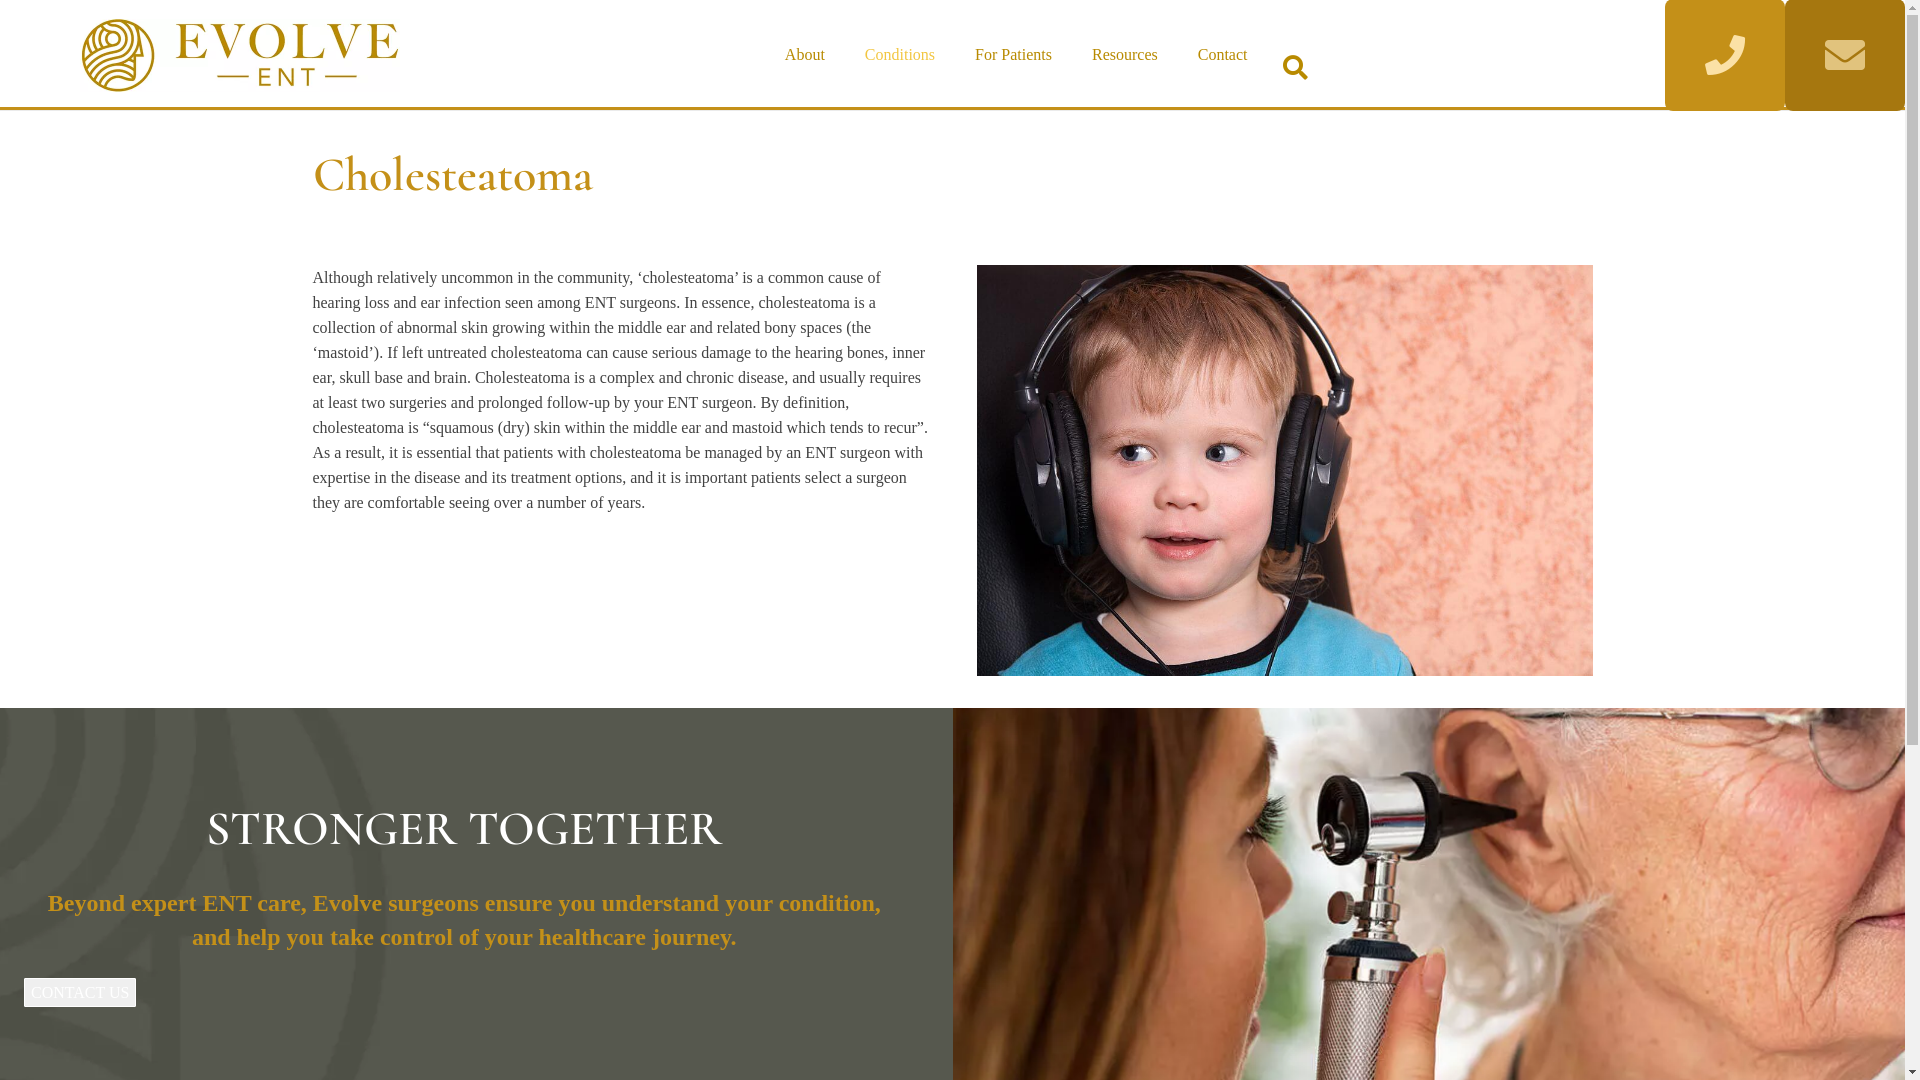 The width and height of the screenshot is (1920, 1080). What do you see at coordinates (80, 990) in the screenshot?
I see `'CONTACT US'` at bounding box center [80, 990].